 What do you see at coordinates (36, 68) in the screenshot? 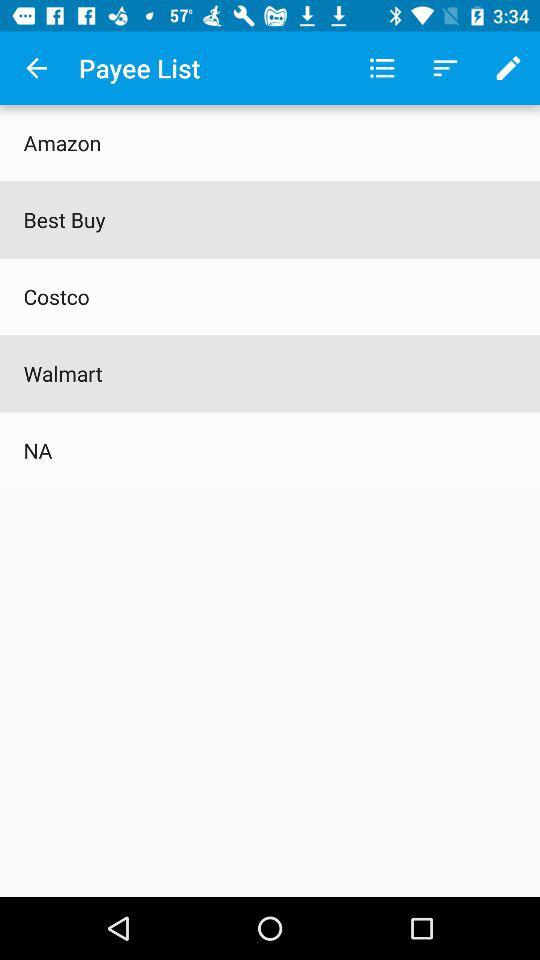
I see `the icon above amazon` at bounding box center [36, 68].